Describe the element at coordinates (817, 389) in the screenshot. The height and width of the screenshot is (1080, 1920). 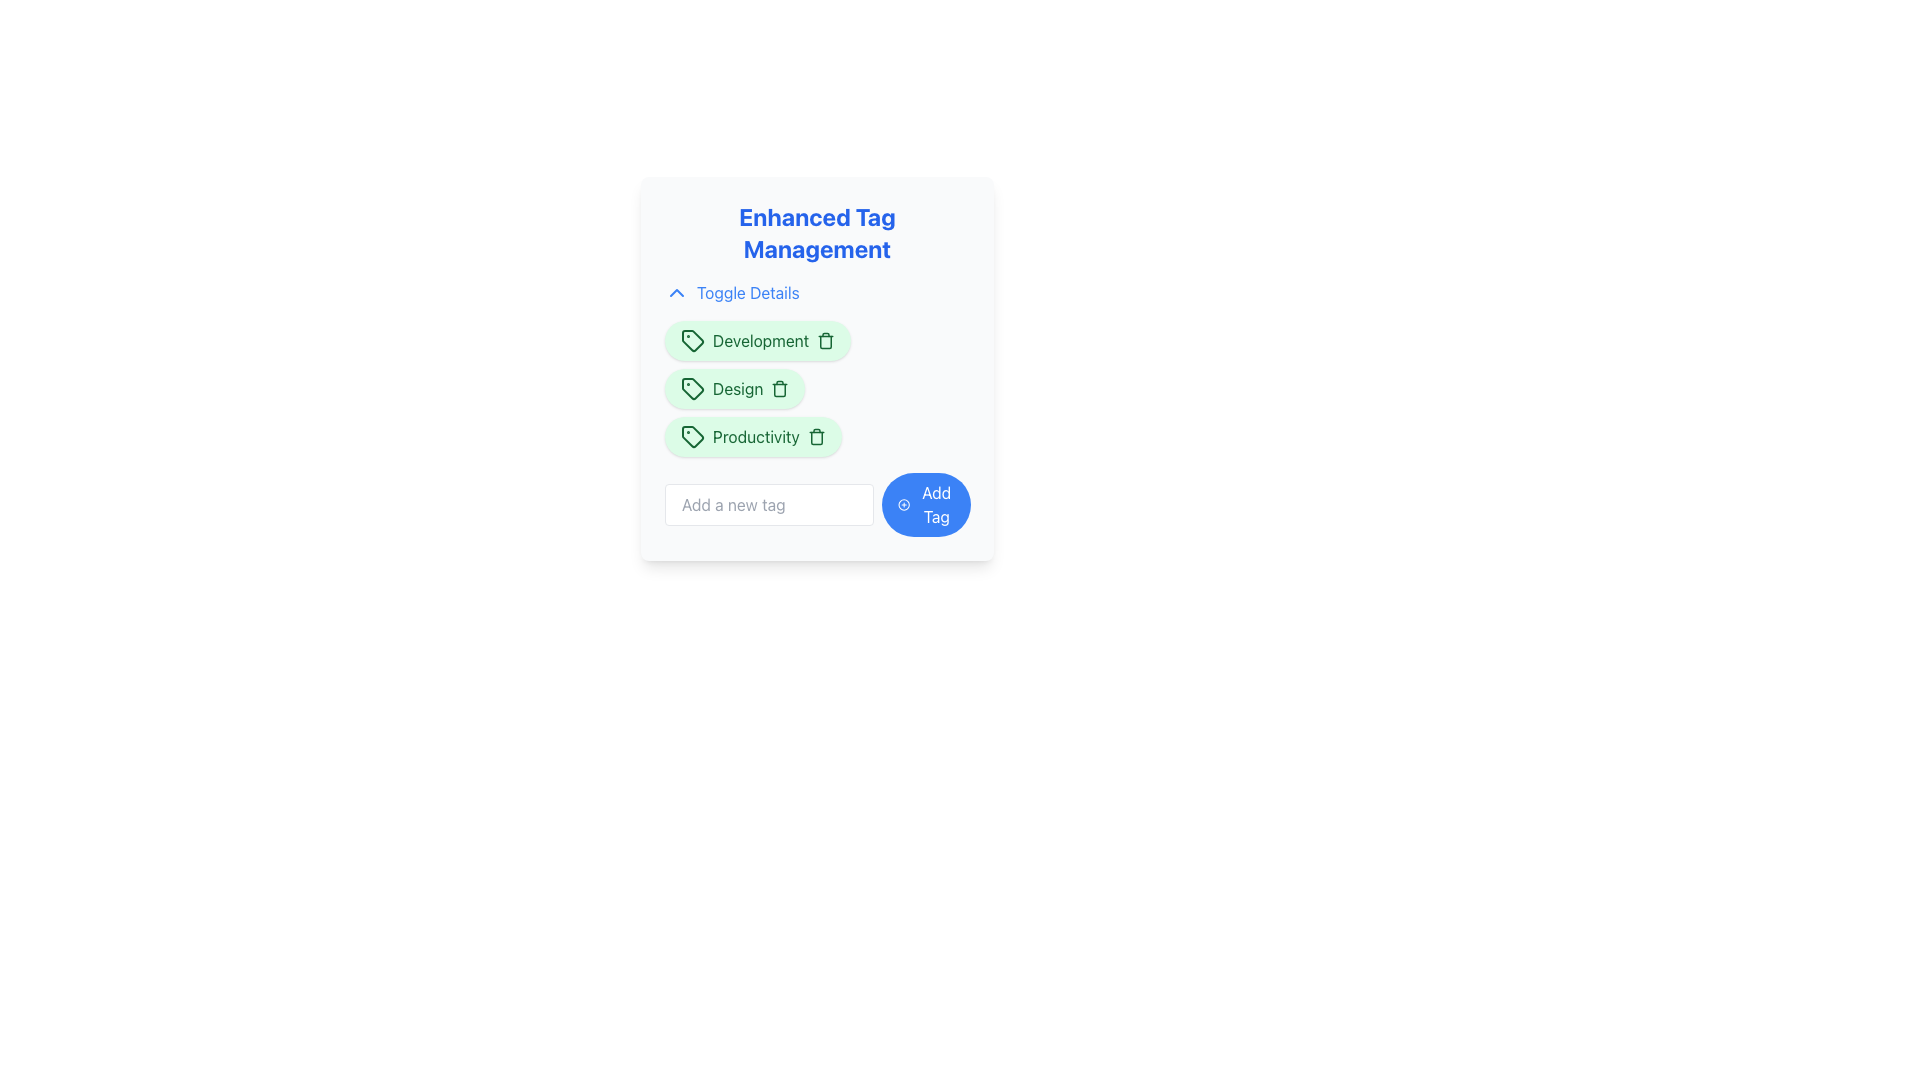
I see `the second tag labeled 'Design' in the 'Enhanced Tag Management' section` at that location.